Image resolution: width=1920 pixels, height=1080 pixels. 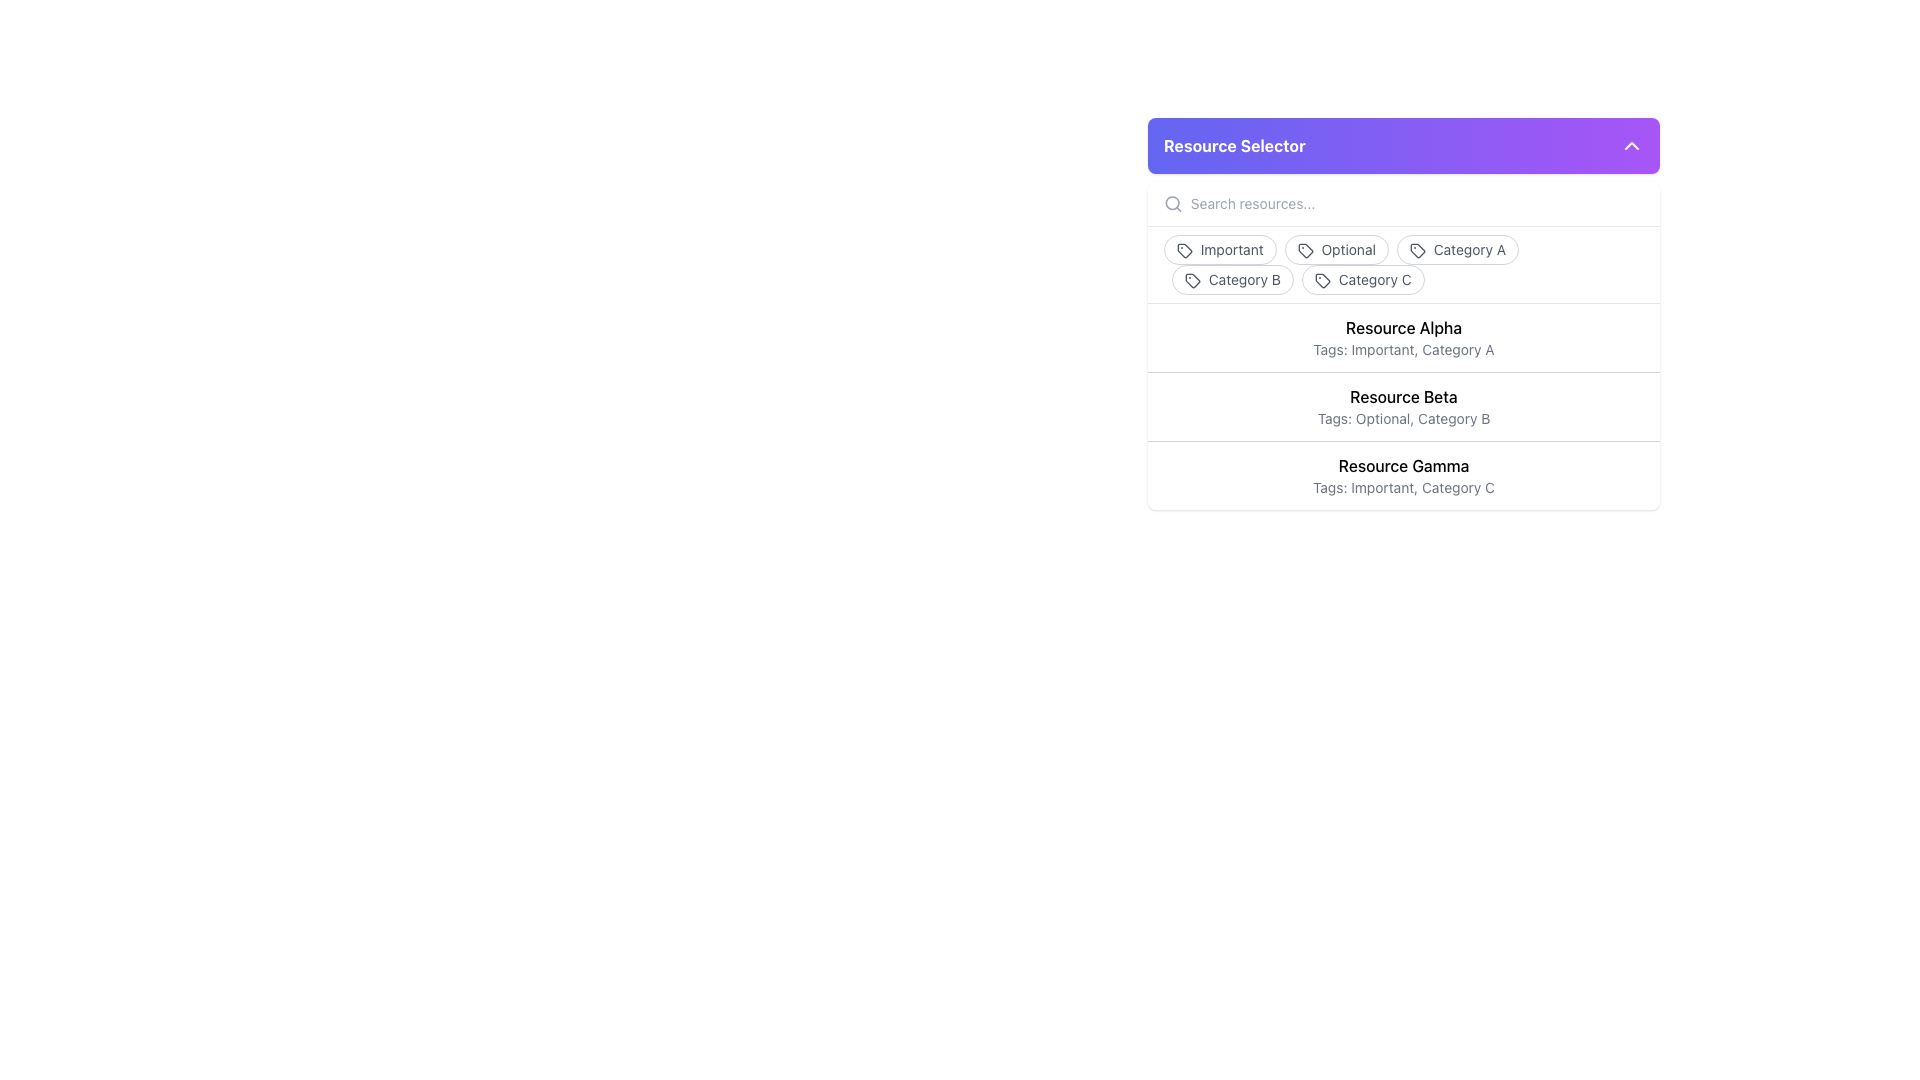 What do you see at coordinates (1402, 405) in the screenshot?
I see `the list item displaying 'Resource Beta'` at bounding box center [1402, 405].